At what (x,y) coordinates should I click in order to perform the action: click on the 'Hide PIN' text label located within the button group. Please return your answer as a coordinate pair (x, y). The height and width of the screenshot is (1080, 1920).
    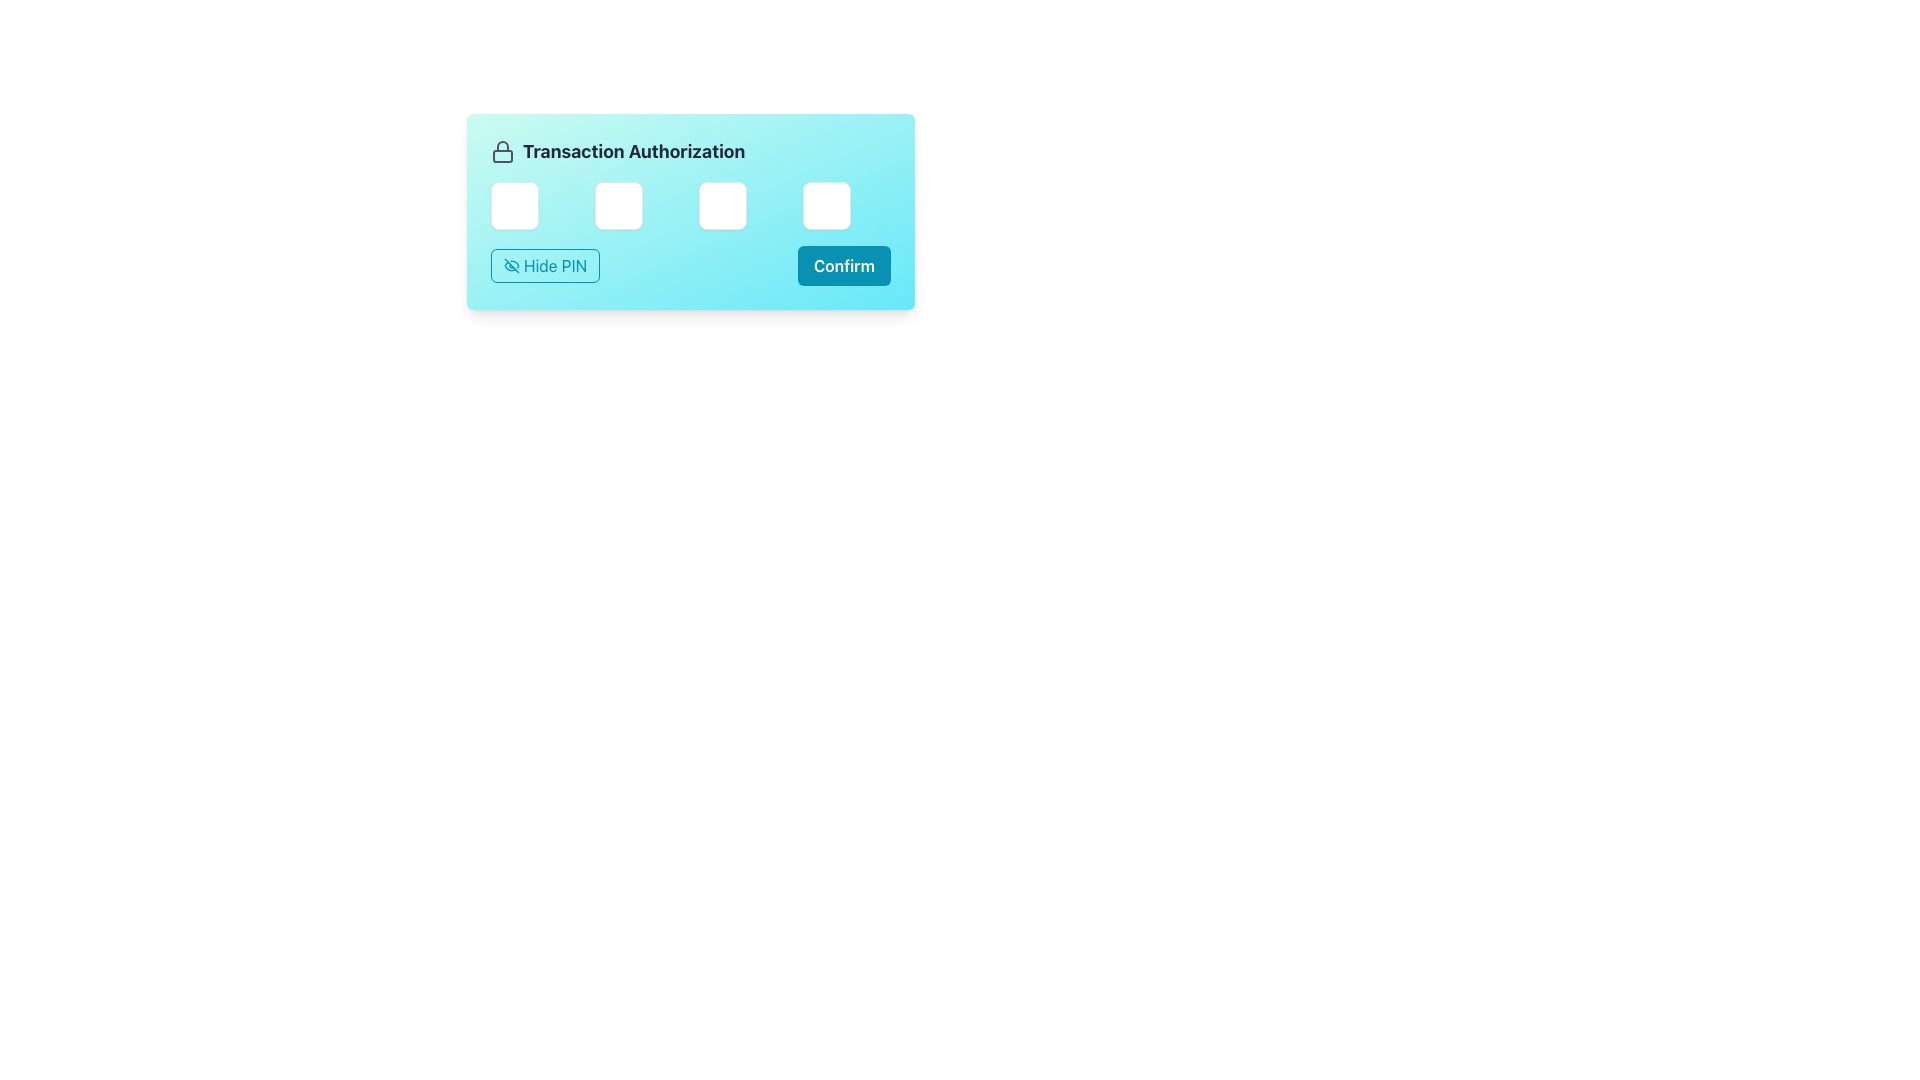
    Looking at the image, I should click on (555, 265).